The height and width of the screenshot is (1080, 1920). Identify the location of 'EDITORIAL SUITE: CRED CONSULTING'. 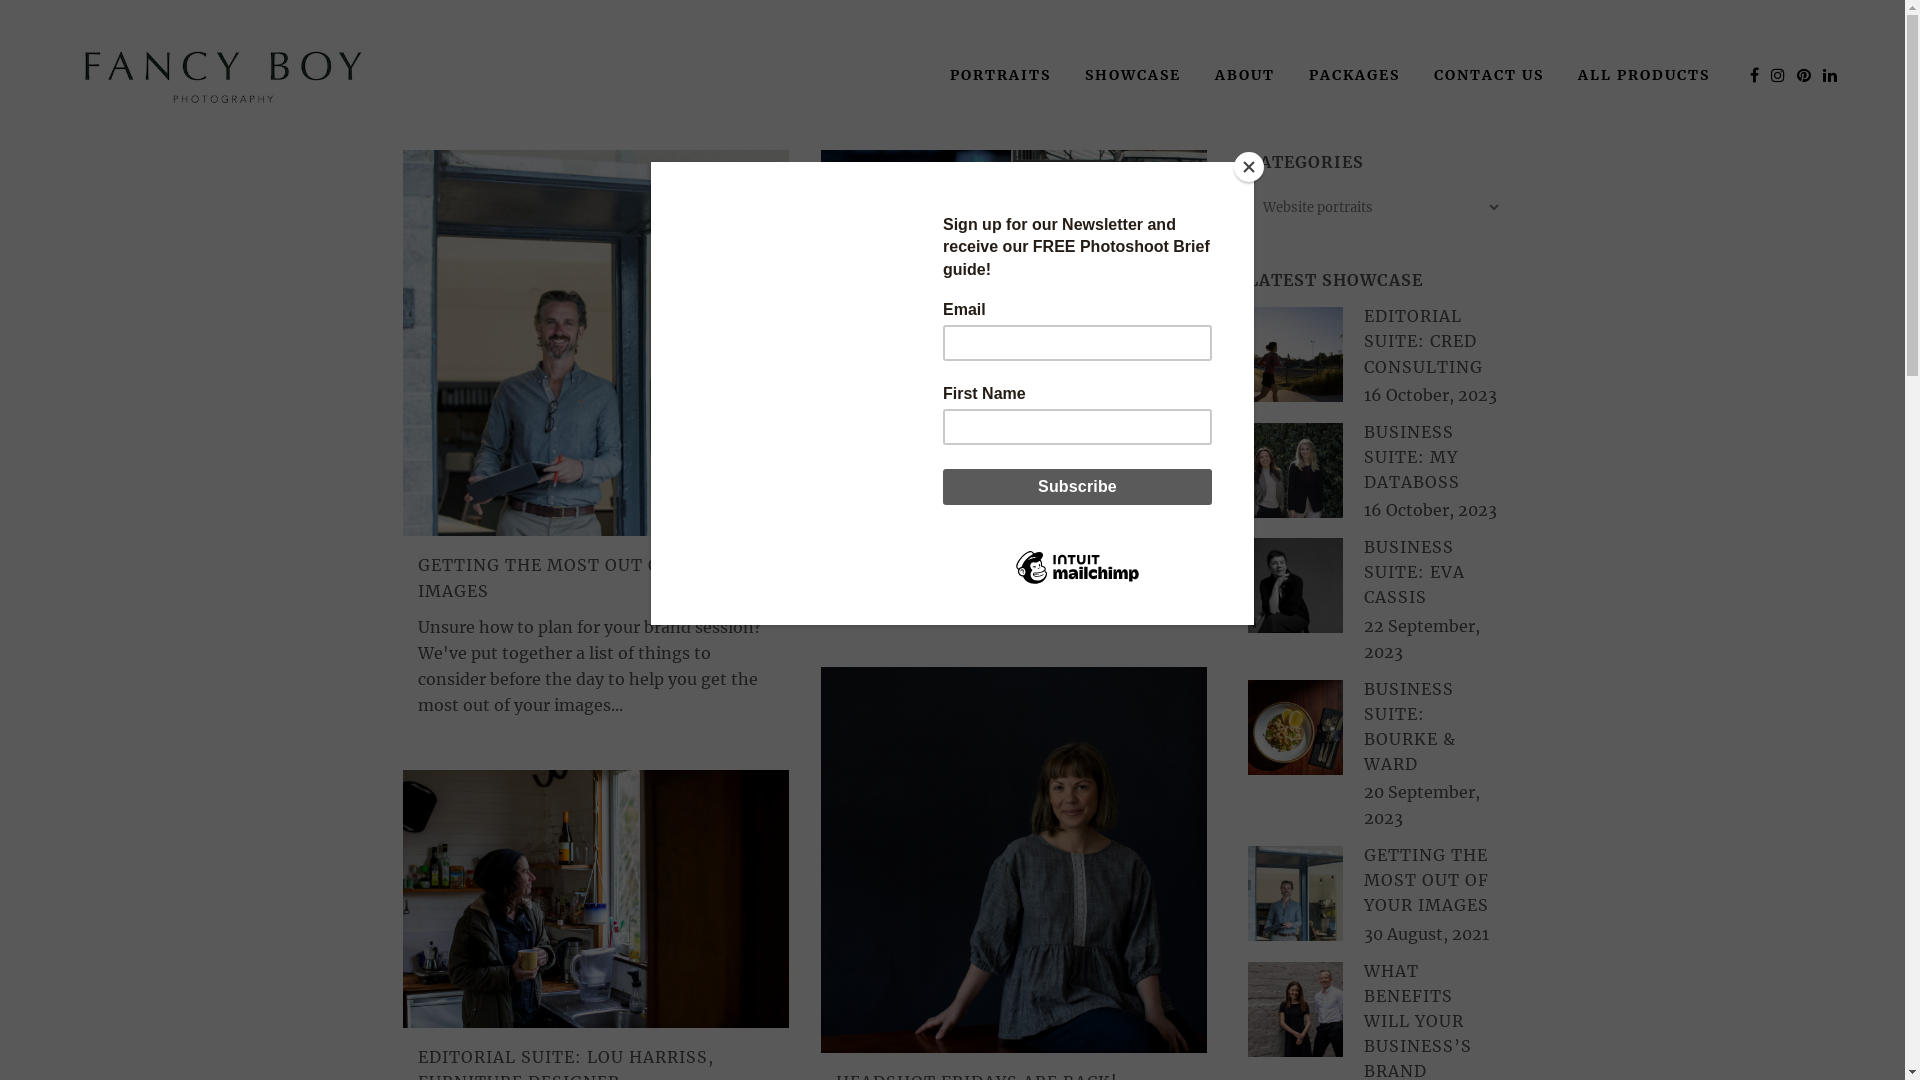
(1422, 339).